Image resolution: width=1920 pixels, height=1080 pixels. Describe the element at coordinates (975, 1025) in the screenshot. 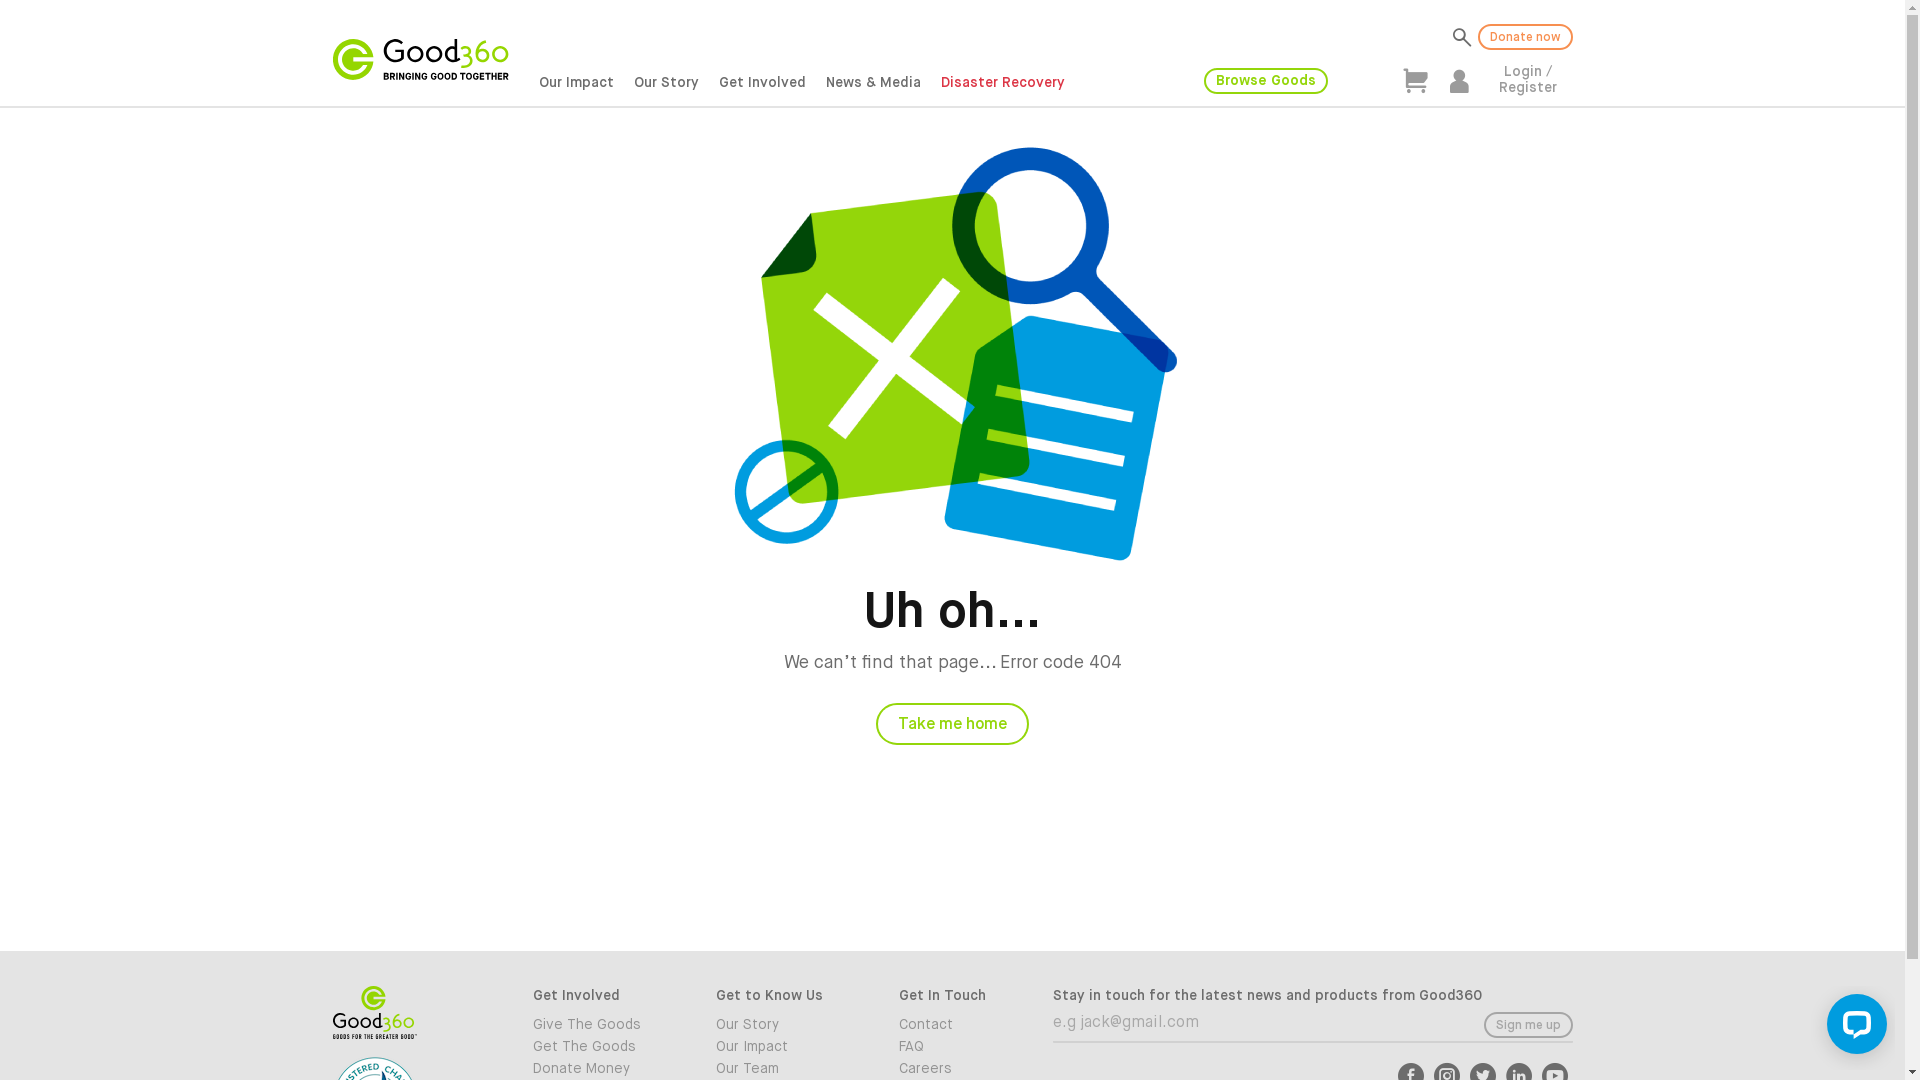

I see `'Contact'` at that location.